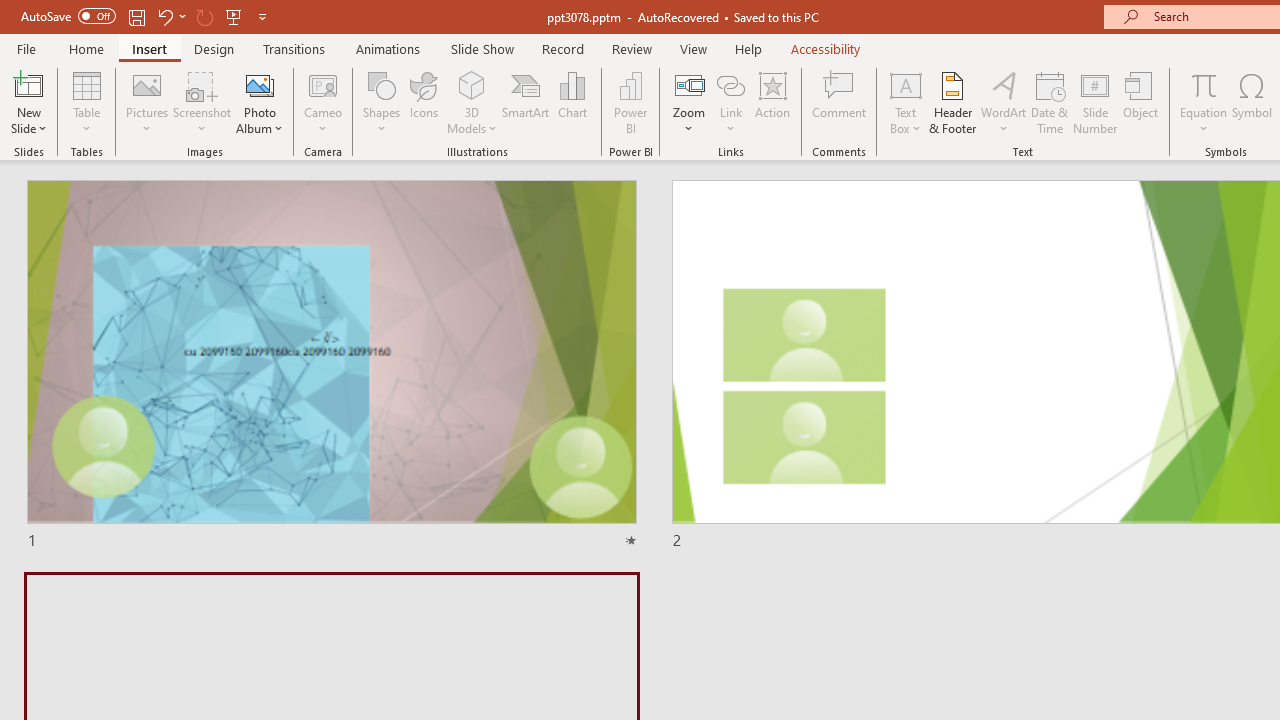 The image size is (1280, 720). I want to click on 'Accessibility', so click(826, 48).